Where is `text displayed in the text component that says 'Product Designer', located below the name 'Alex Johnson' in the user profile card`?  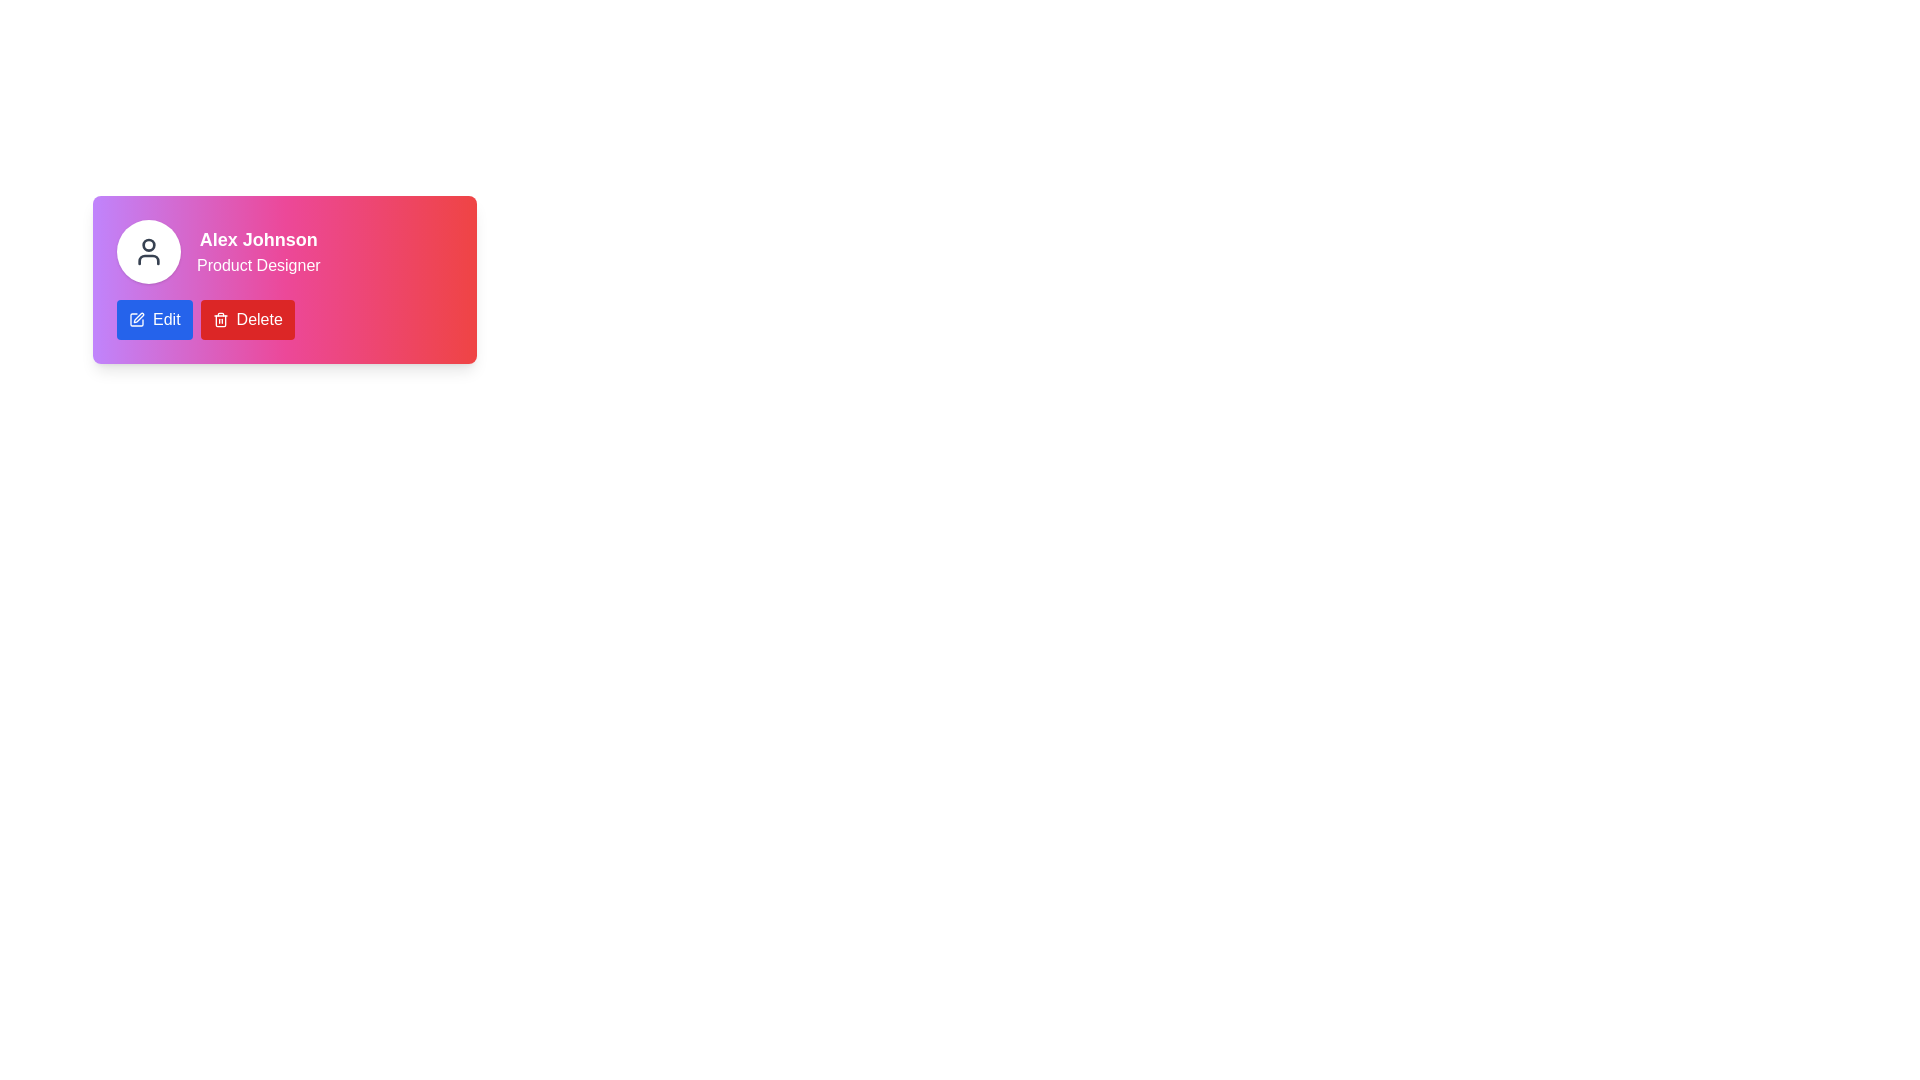
text displayed in the text component that says 'Product Designer', located below the name 'Alex Johnson' in the user profile card is located at coordinates (257, 265).